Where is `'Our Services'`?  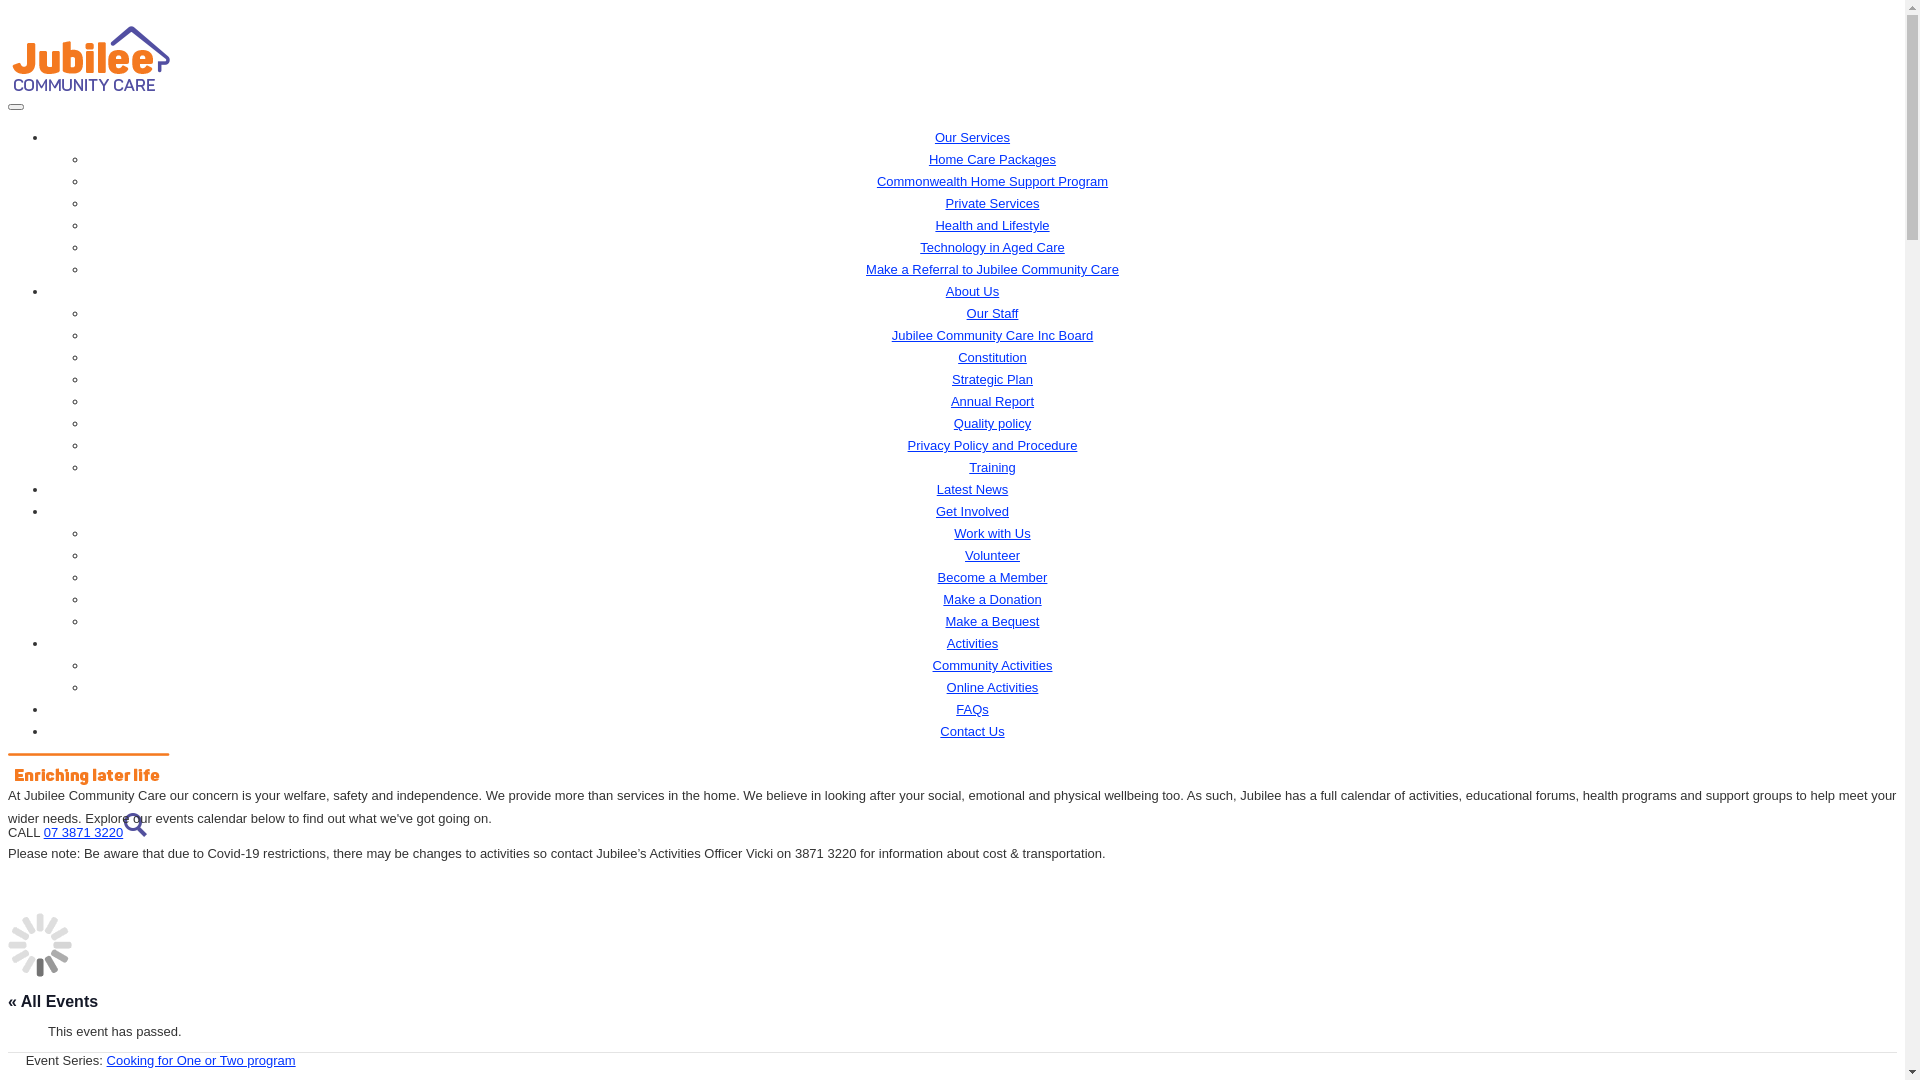 'Our Services' is located at coordinates (972, 137).